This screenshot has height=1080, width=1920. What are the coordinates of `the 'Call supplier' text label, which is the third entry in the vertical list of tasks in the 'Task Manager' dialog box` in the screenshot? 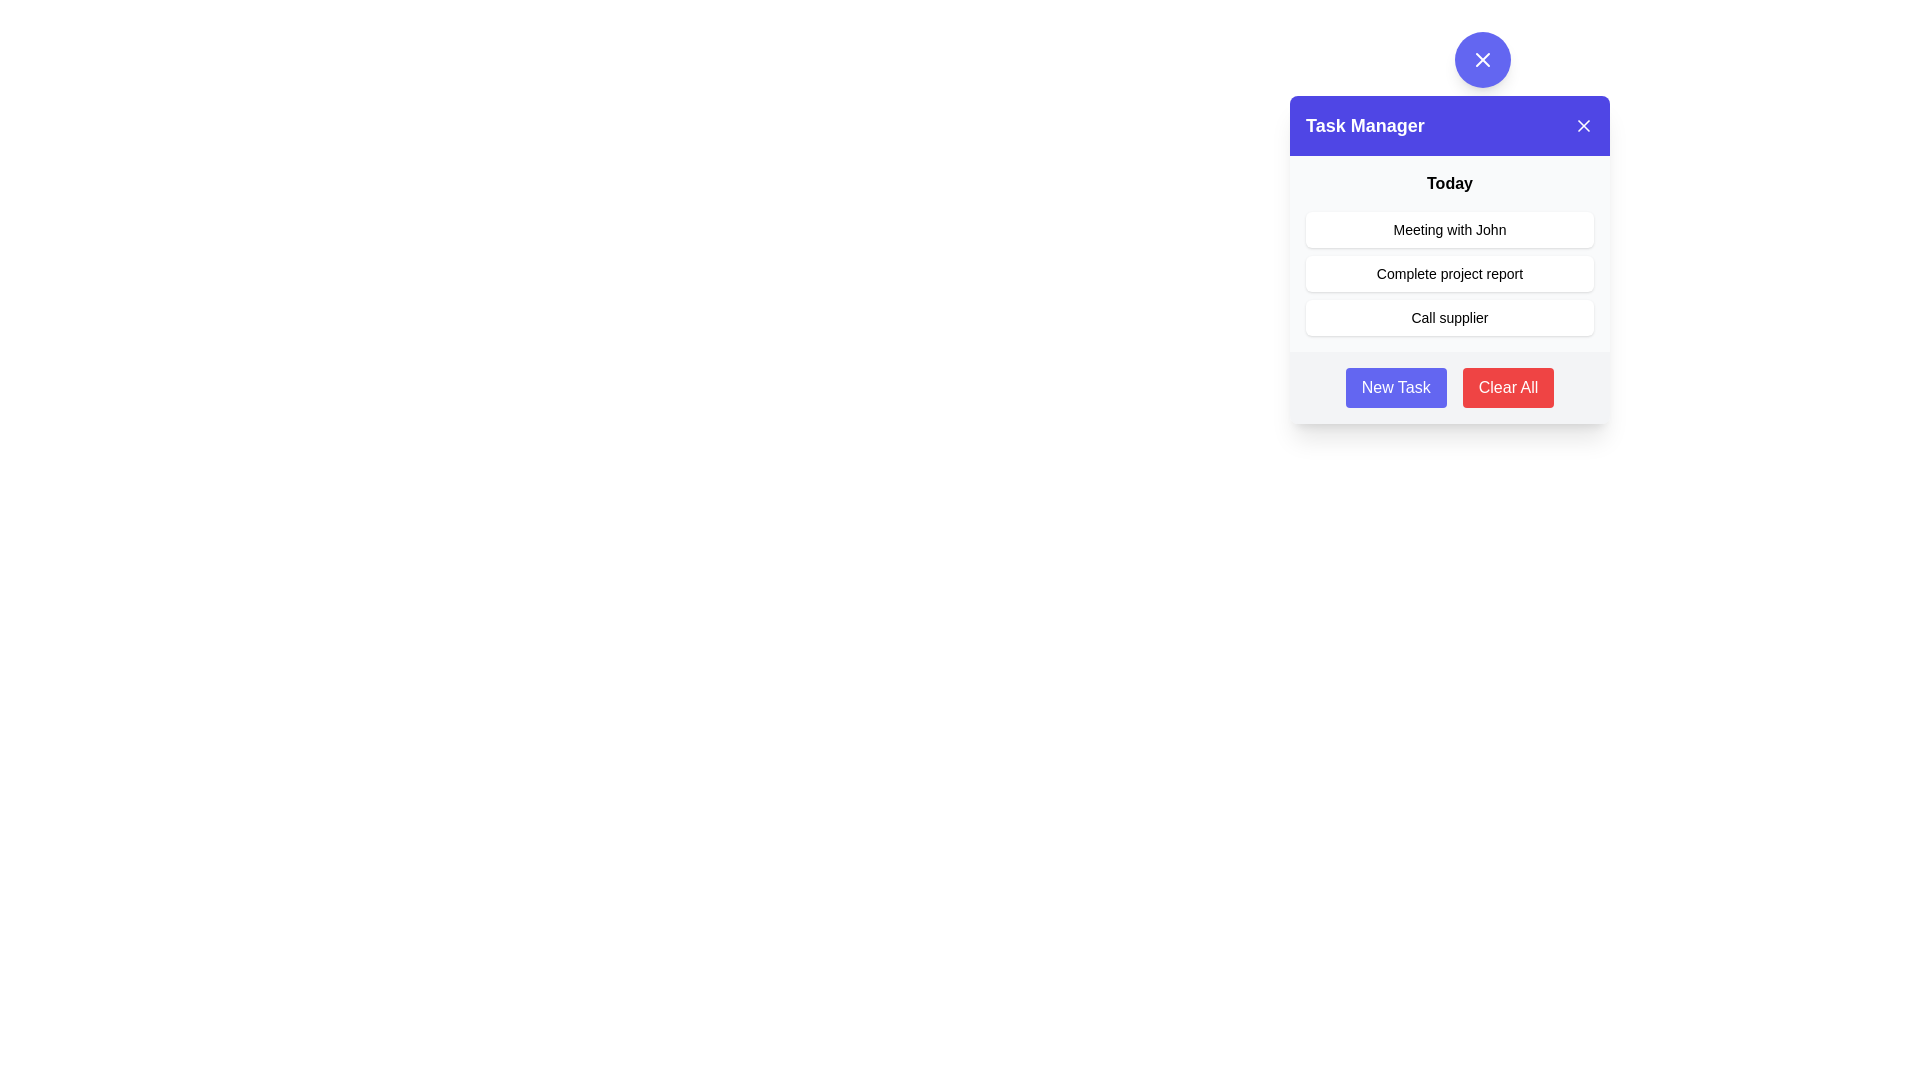 It's located at (1449, 316).